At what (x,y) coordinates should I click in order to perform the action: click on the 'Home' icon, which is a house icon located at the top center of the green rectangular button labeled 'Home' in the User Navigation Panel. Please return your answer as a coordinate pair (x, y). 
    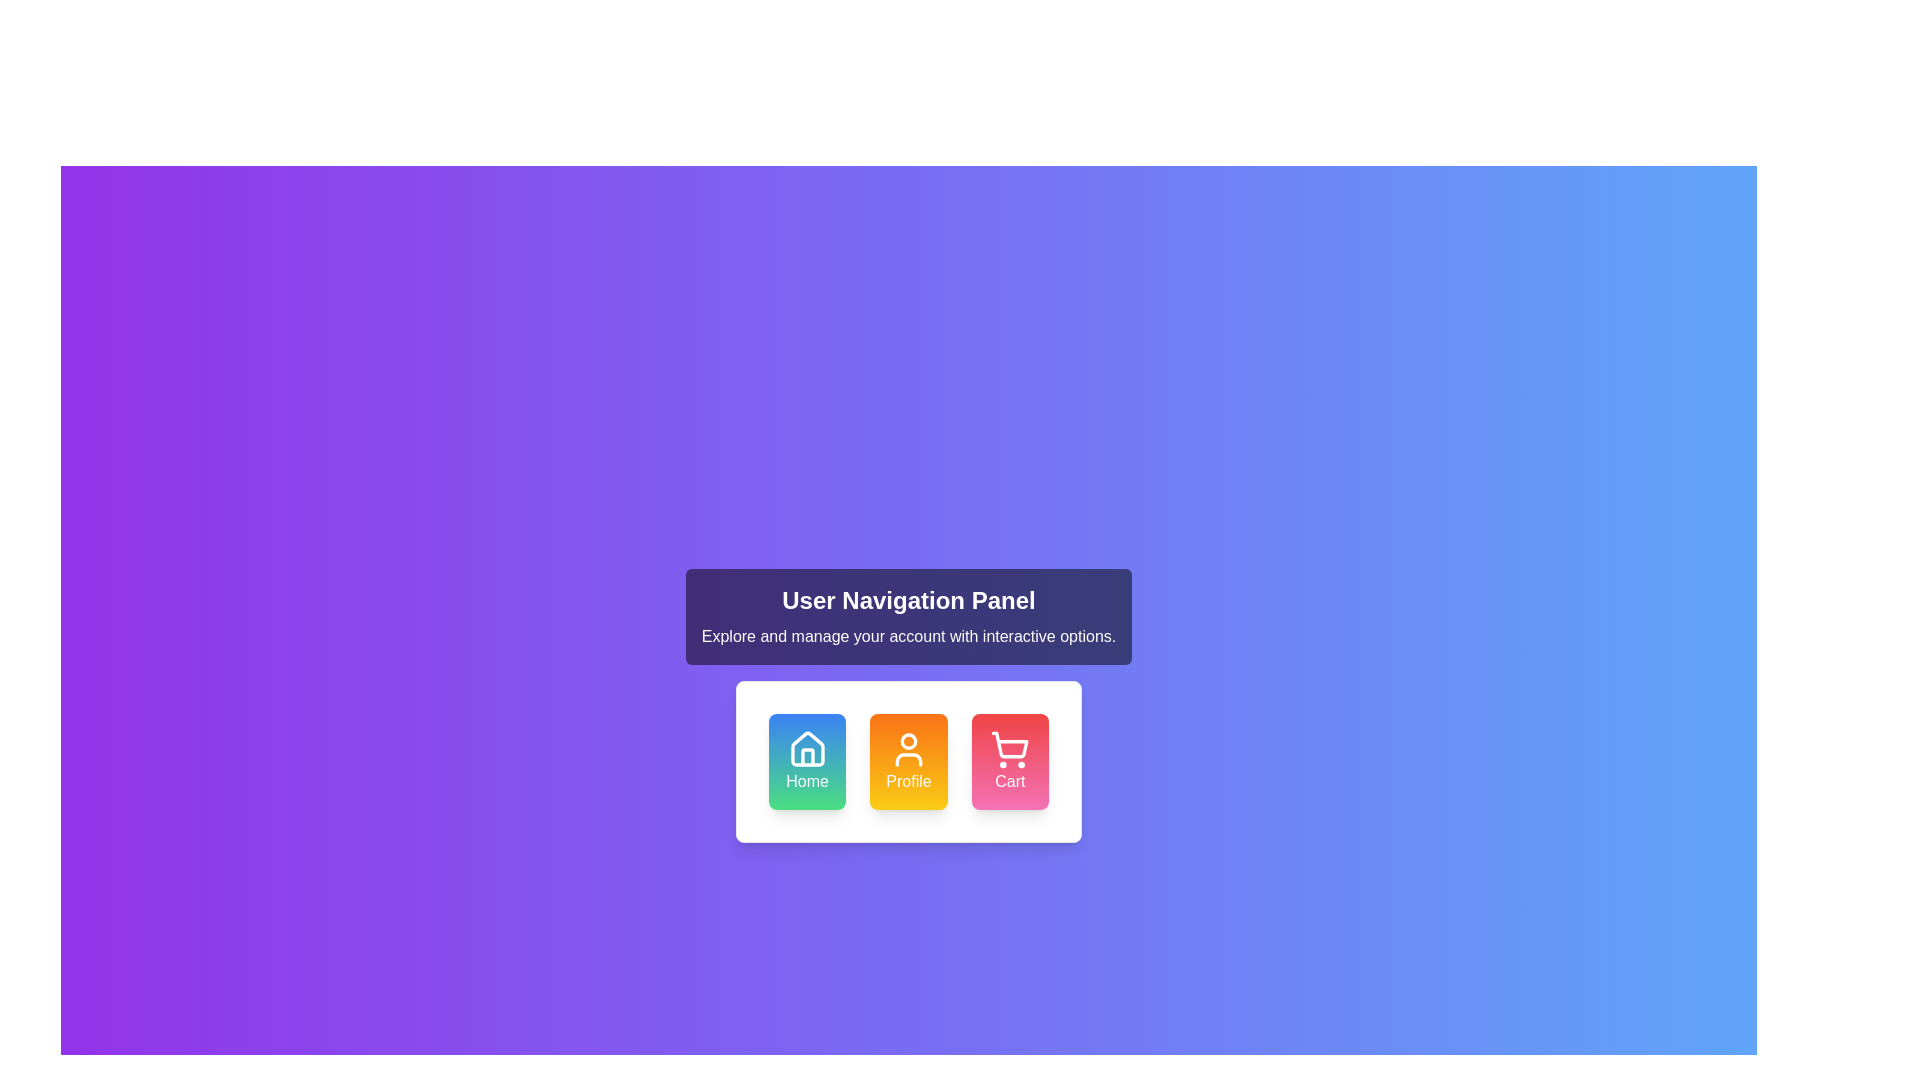
    Looking at the image, I should click on (807, 749).